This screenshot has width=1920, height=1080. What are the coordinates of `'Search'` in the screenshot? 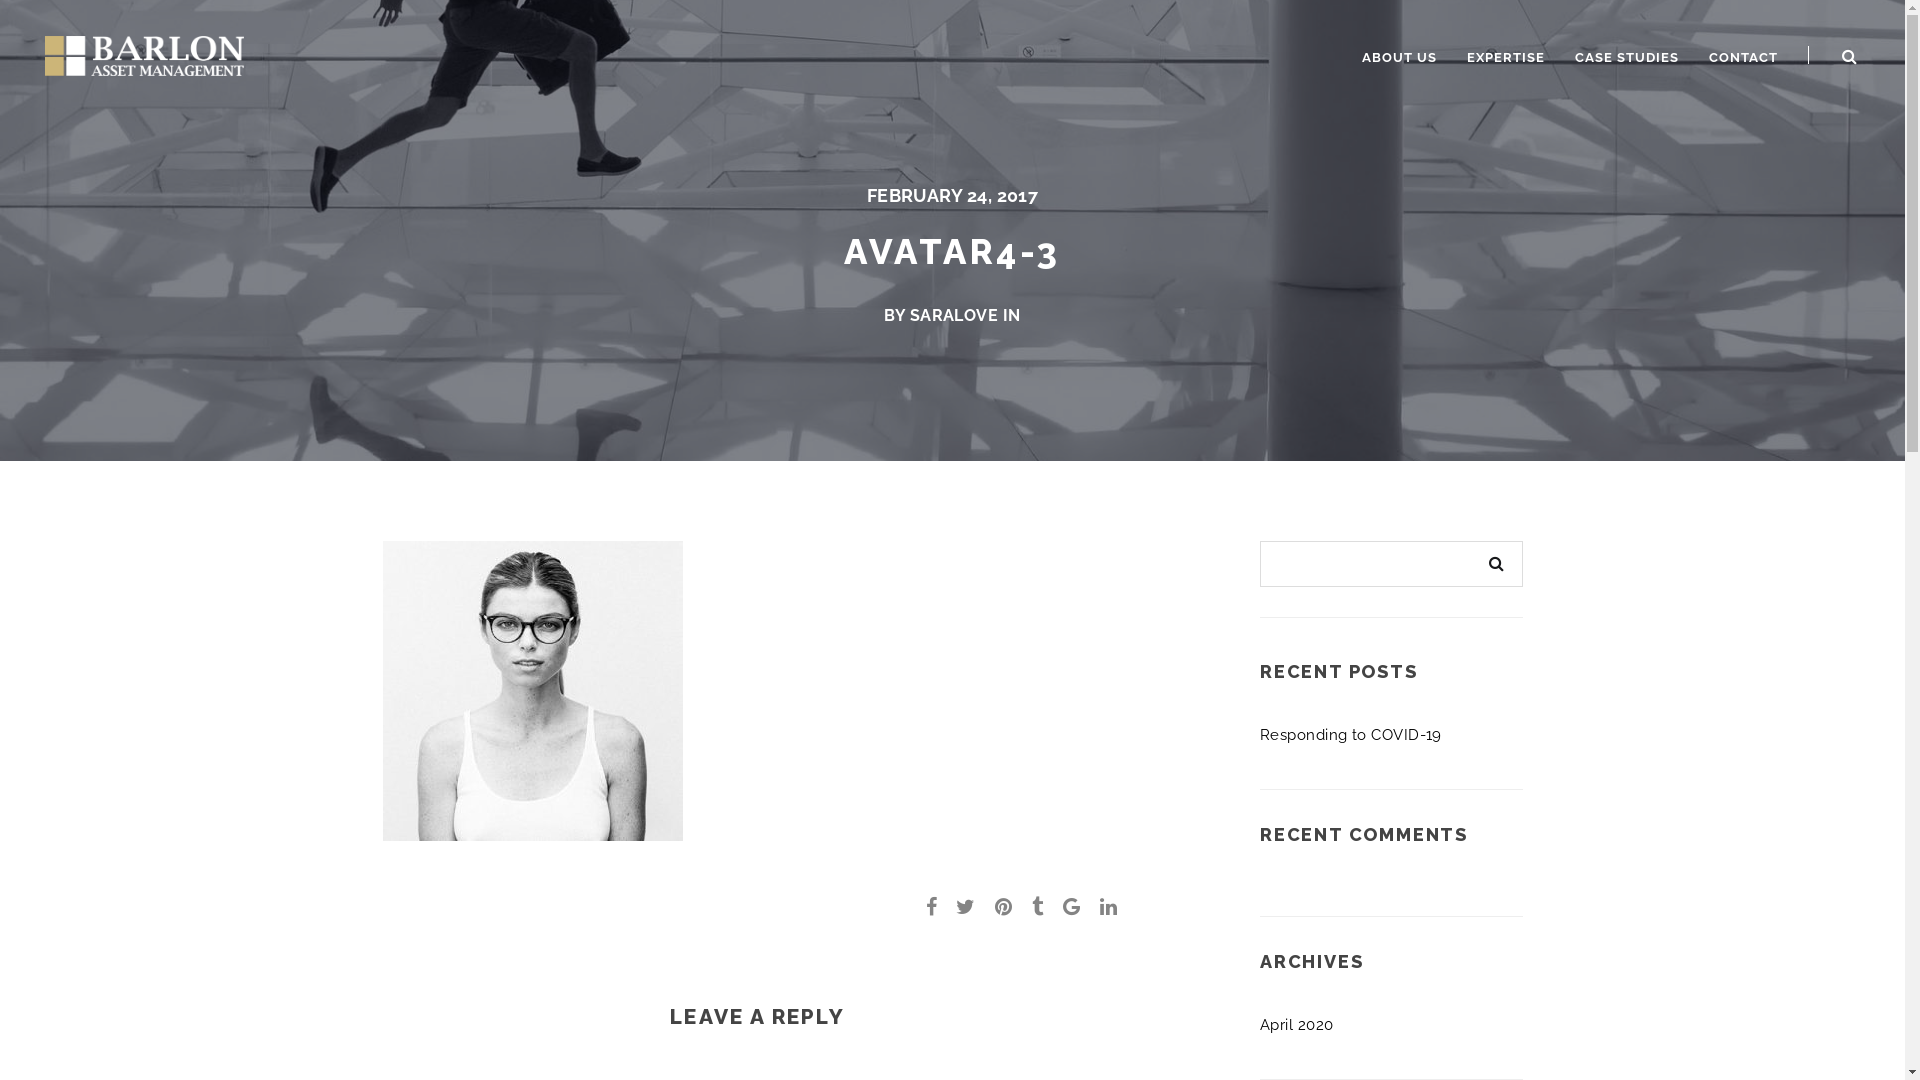 It's located at (1472, 563).